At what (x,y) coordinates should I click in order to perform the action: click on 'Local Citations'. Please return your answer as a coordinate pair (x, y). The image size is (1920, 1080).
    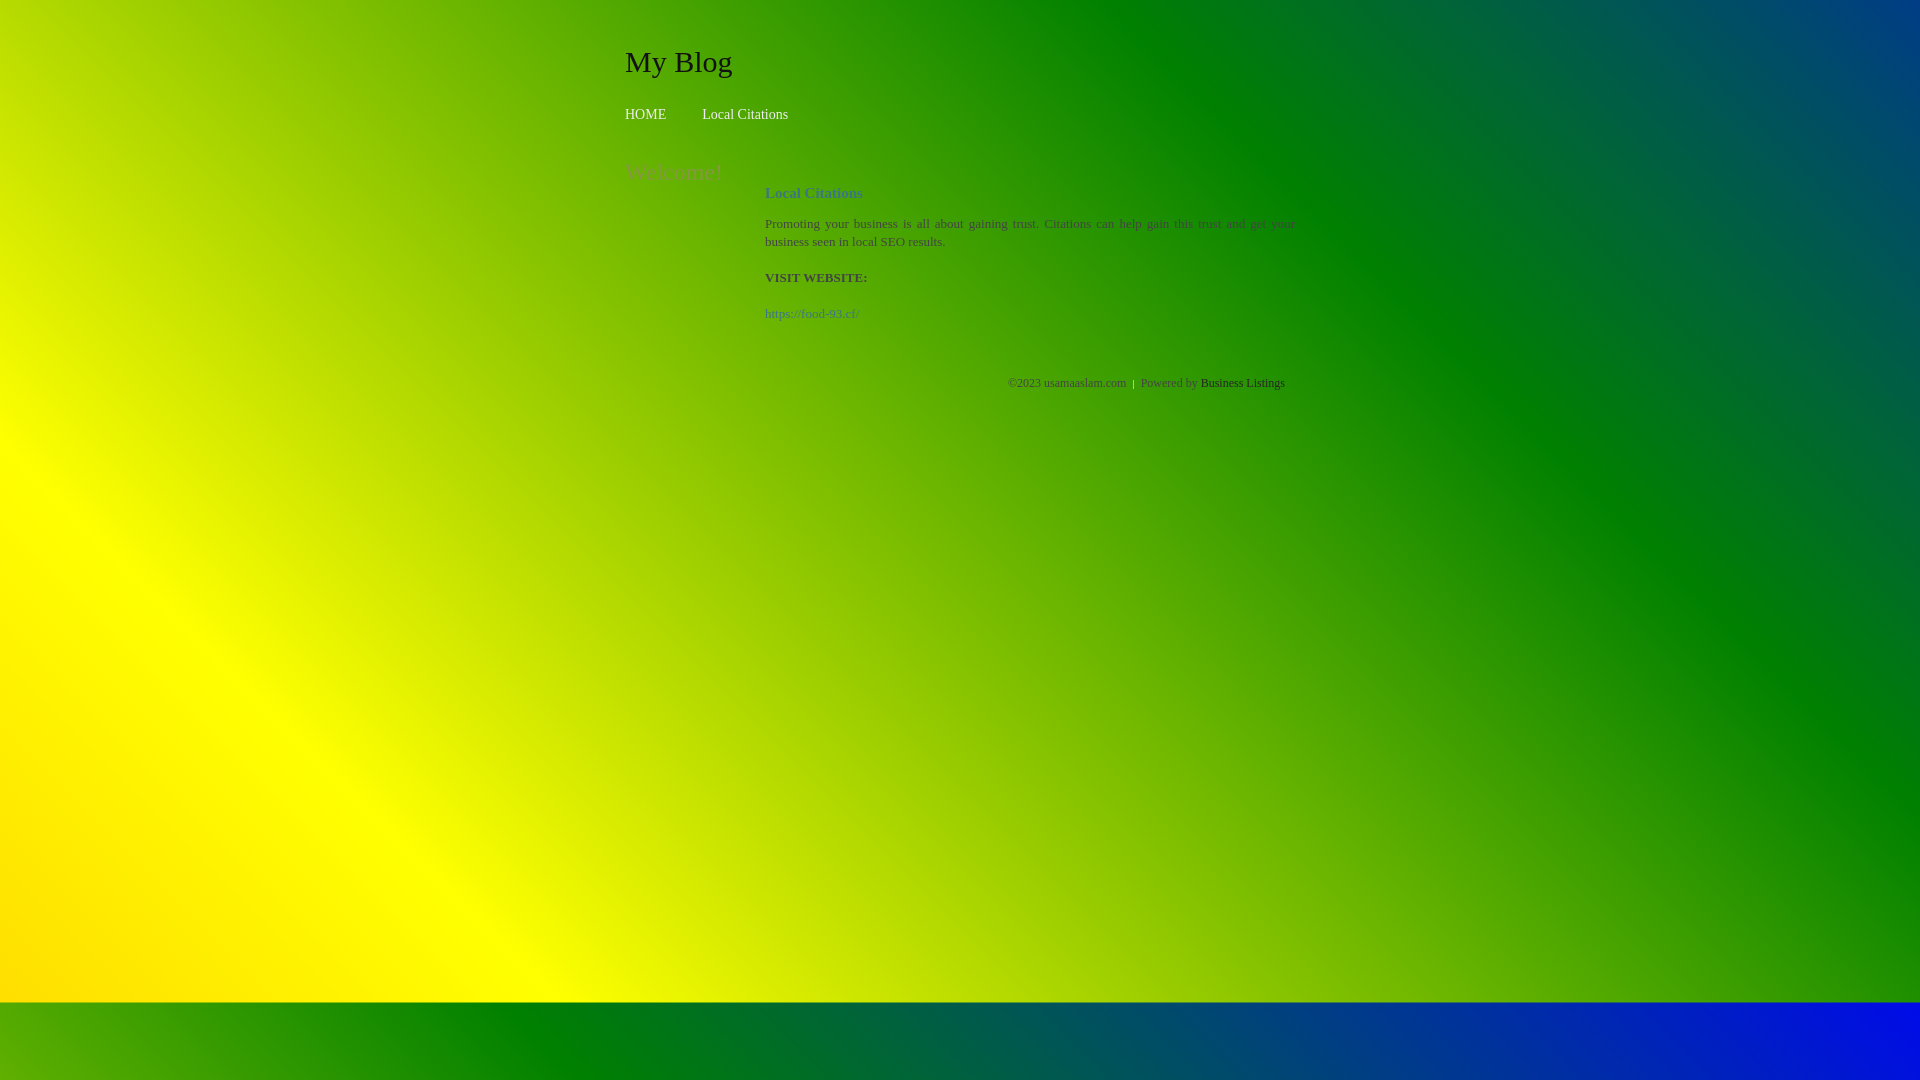
    Looking at the image, I should click on (743, 114).